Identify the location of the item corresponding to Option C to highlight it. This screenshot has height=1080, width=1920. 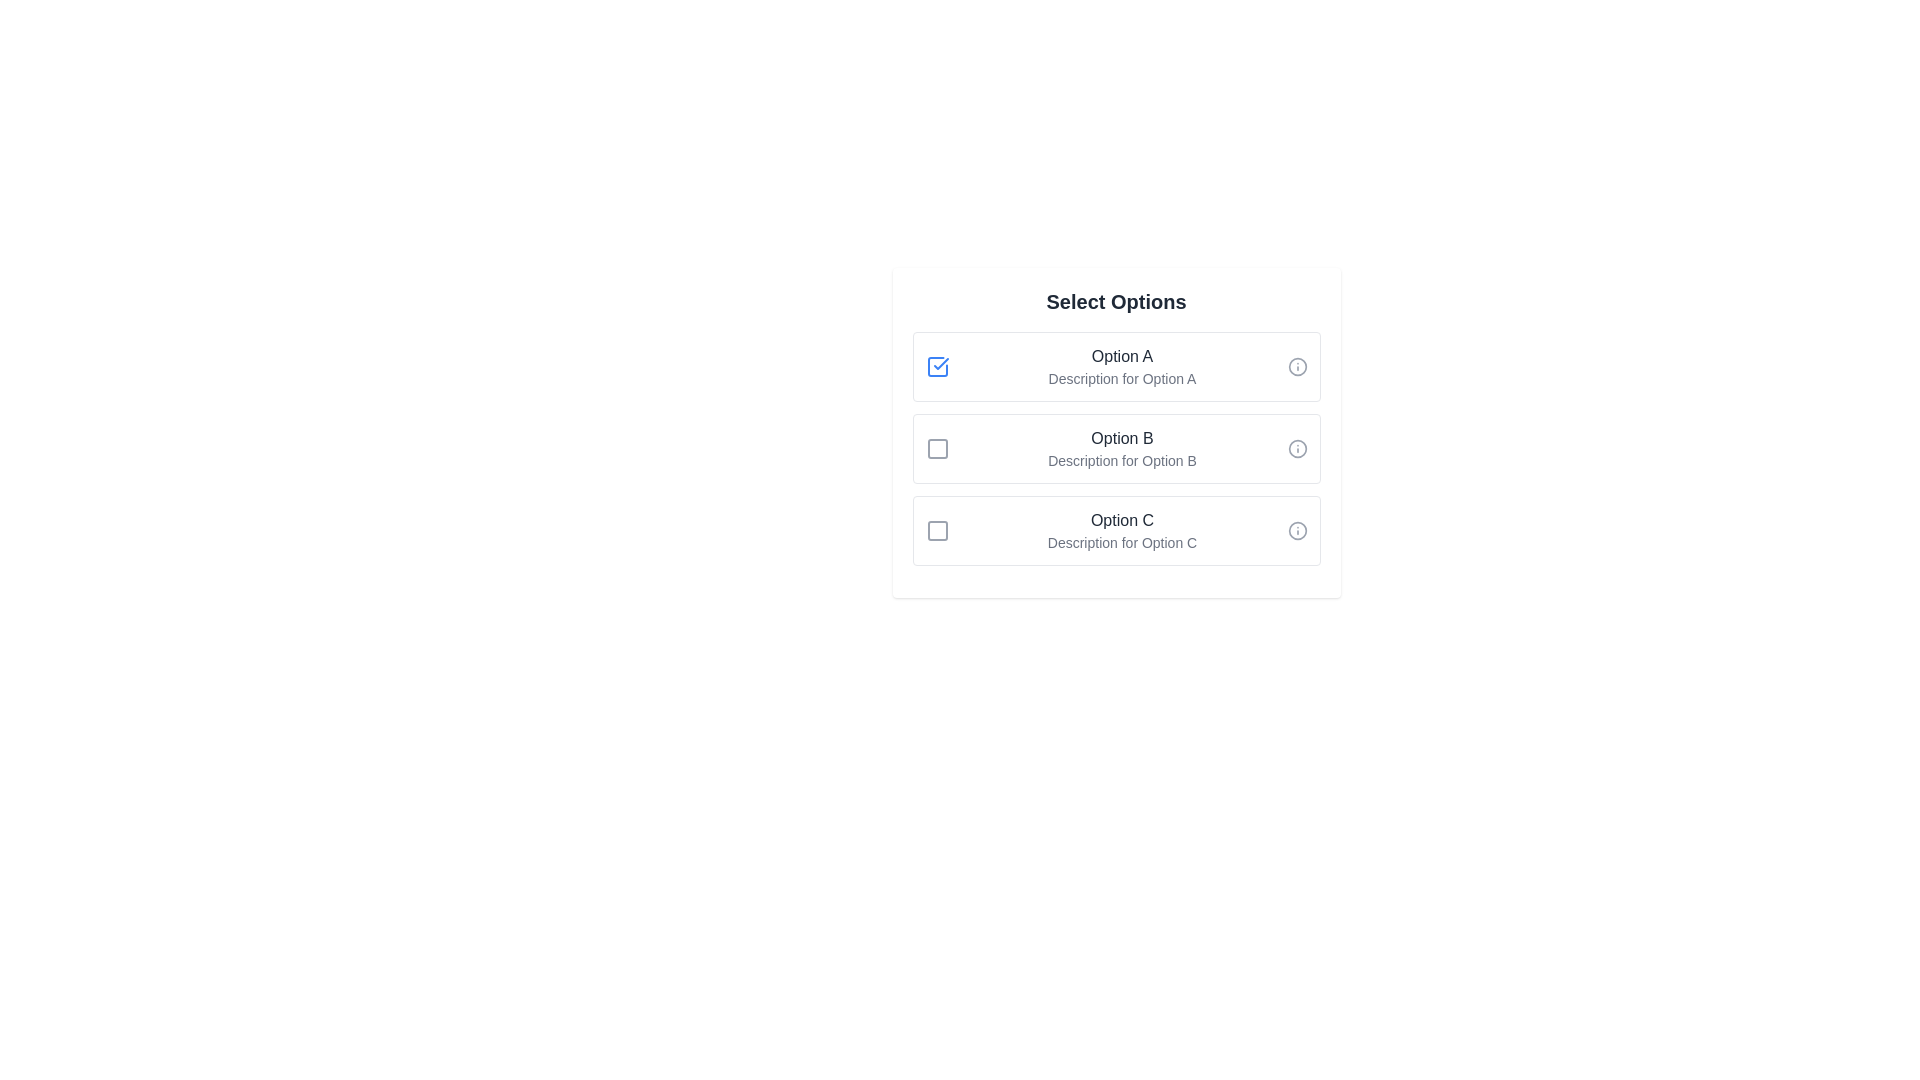
(1115, 530).